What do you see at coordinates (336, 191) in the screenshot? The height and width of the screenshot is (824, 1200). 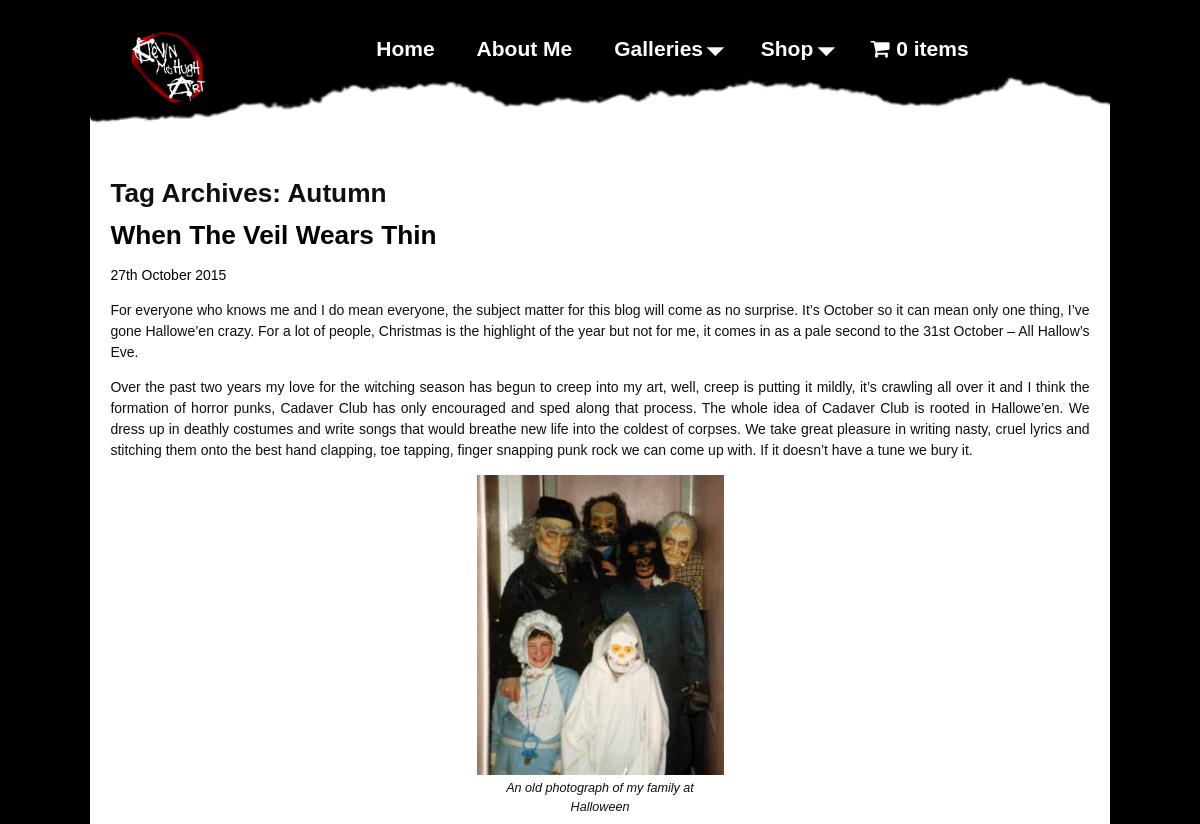 I see `'Autumn'` at bounding box center [336, 191].